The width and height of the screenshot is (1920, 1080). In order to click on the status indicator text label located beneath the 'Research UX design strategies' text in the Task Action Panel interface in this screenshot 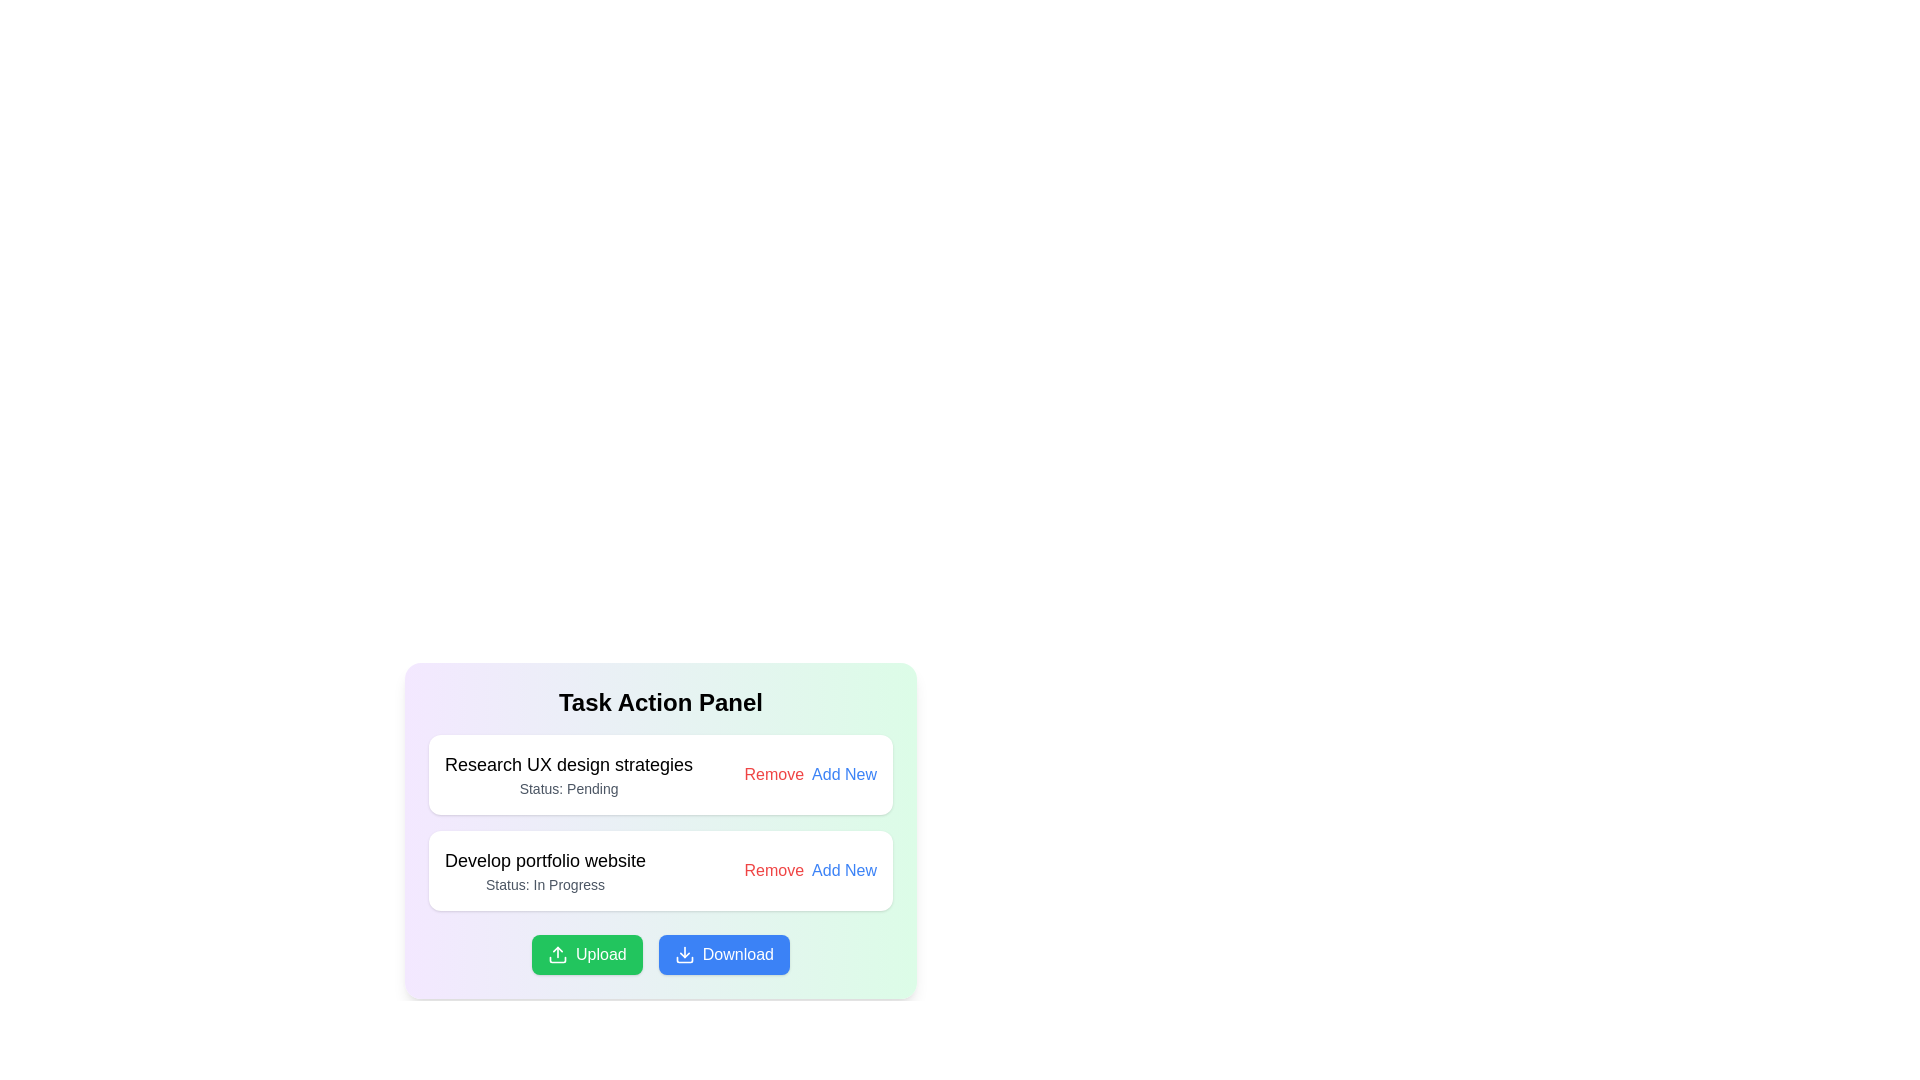, I will do `click(568, 788)`.